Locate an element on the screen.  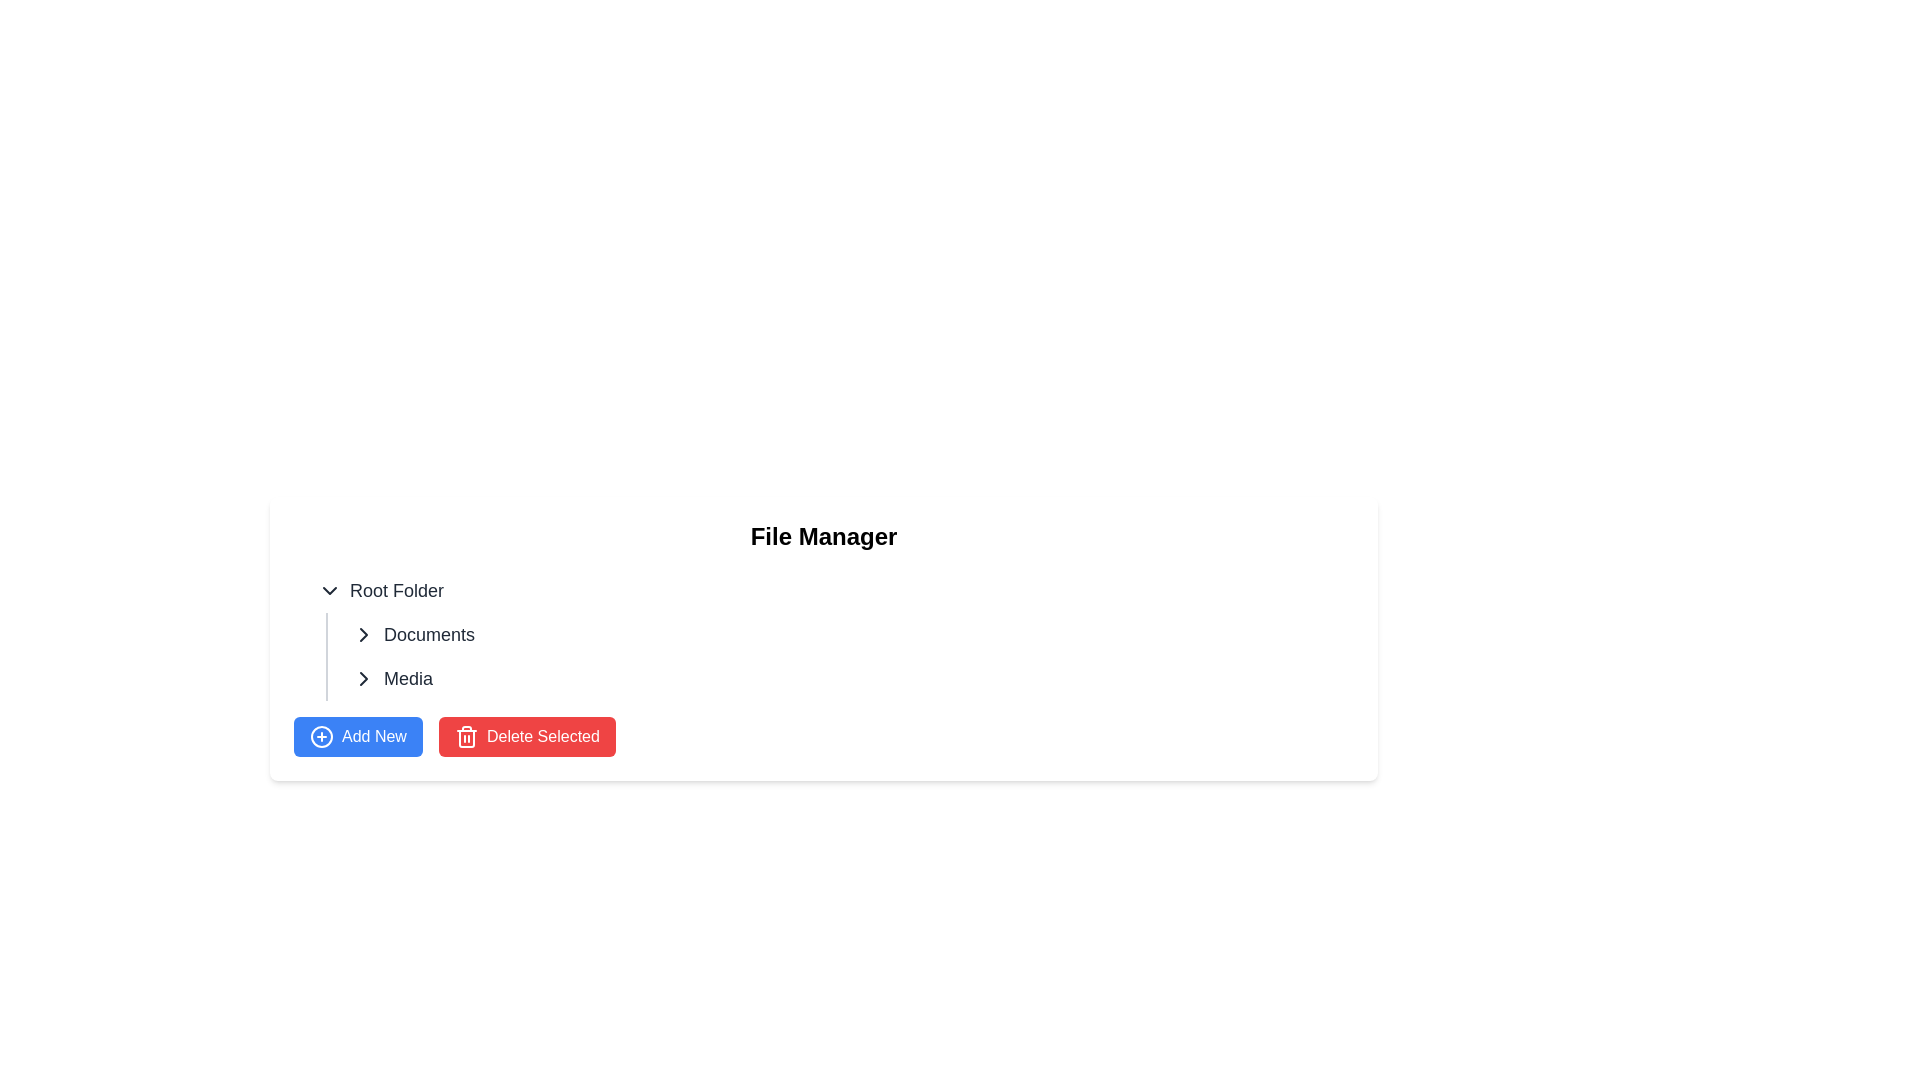
the chevron-right icon button next to the 'Documents' text is located at coordinates (364, 635).